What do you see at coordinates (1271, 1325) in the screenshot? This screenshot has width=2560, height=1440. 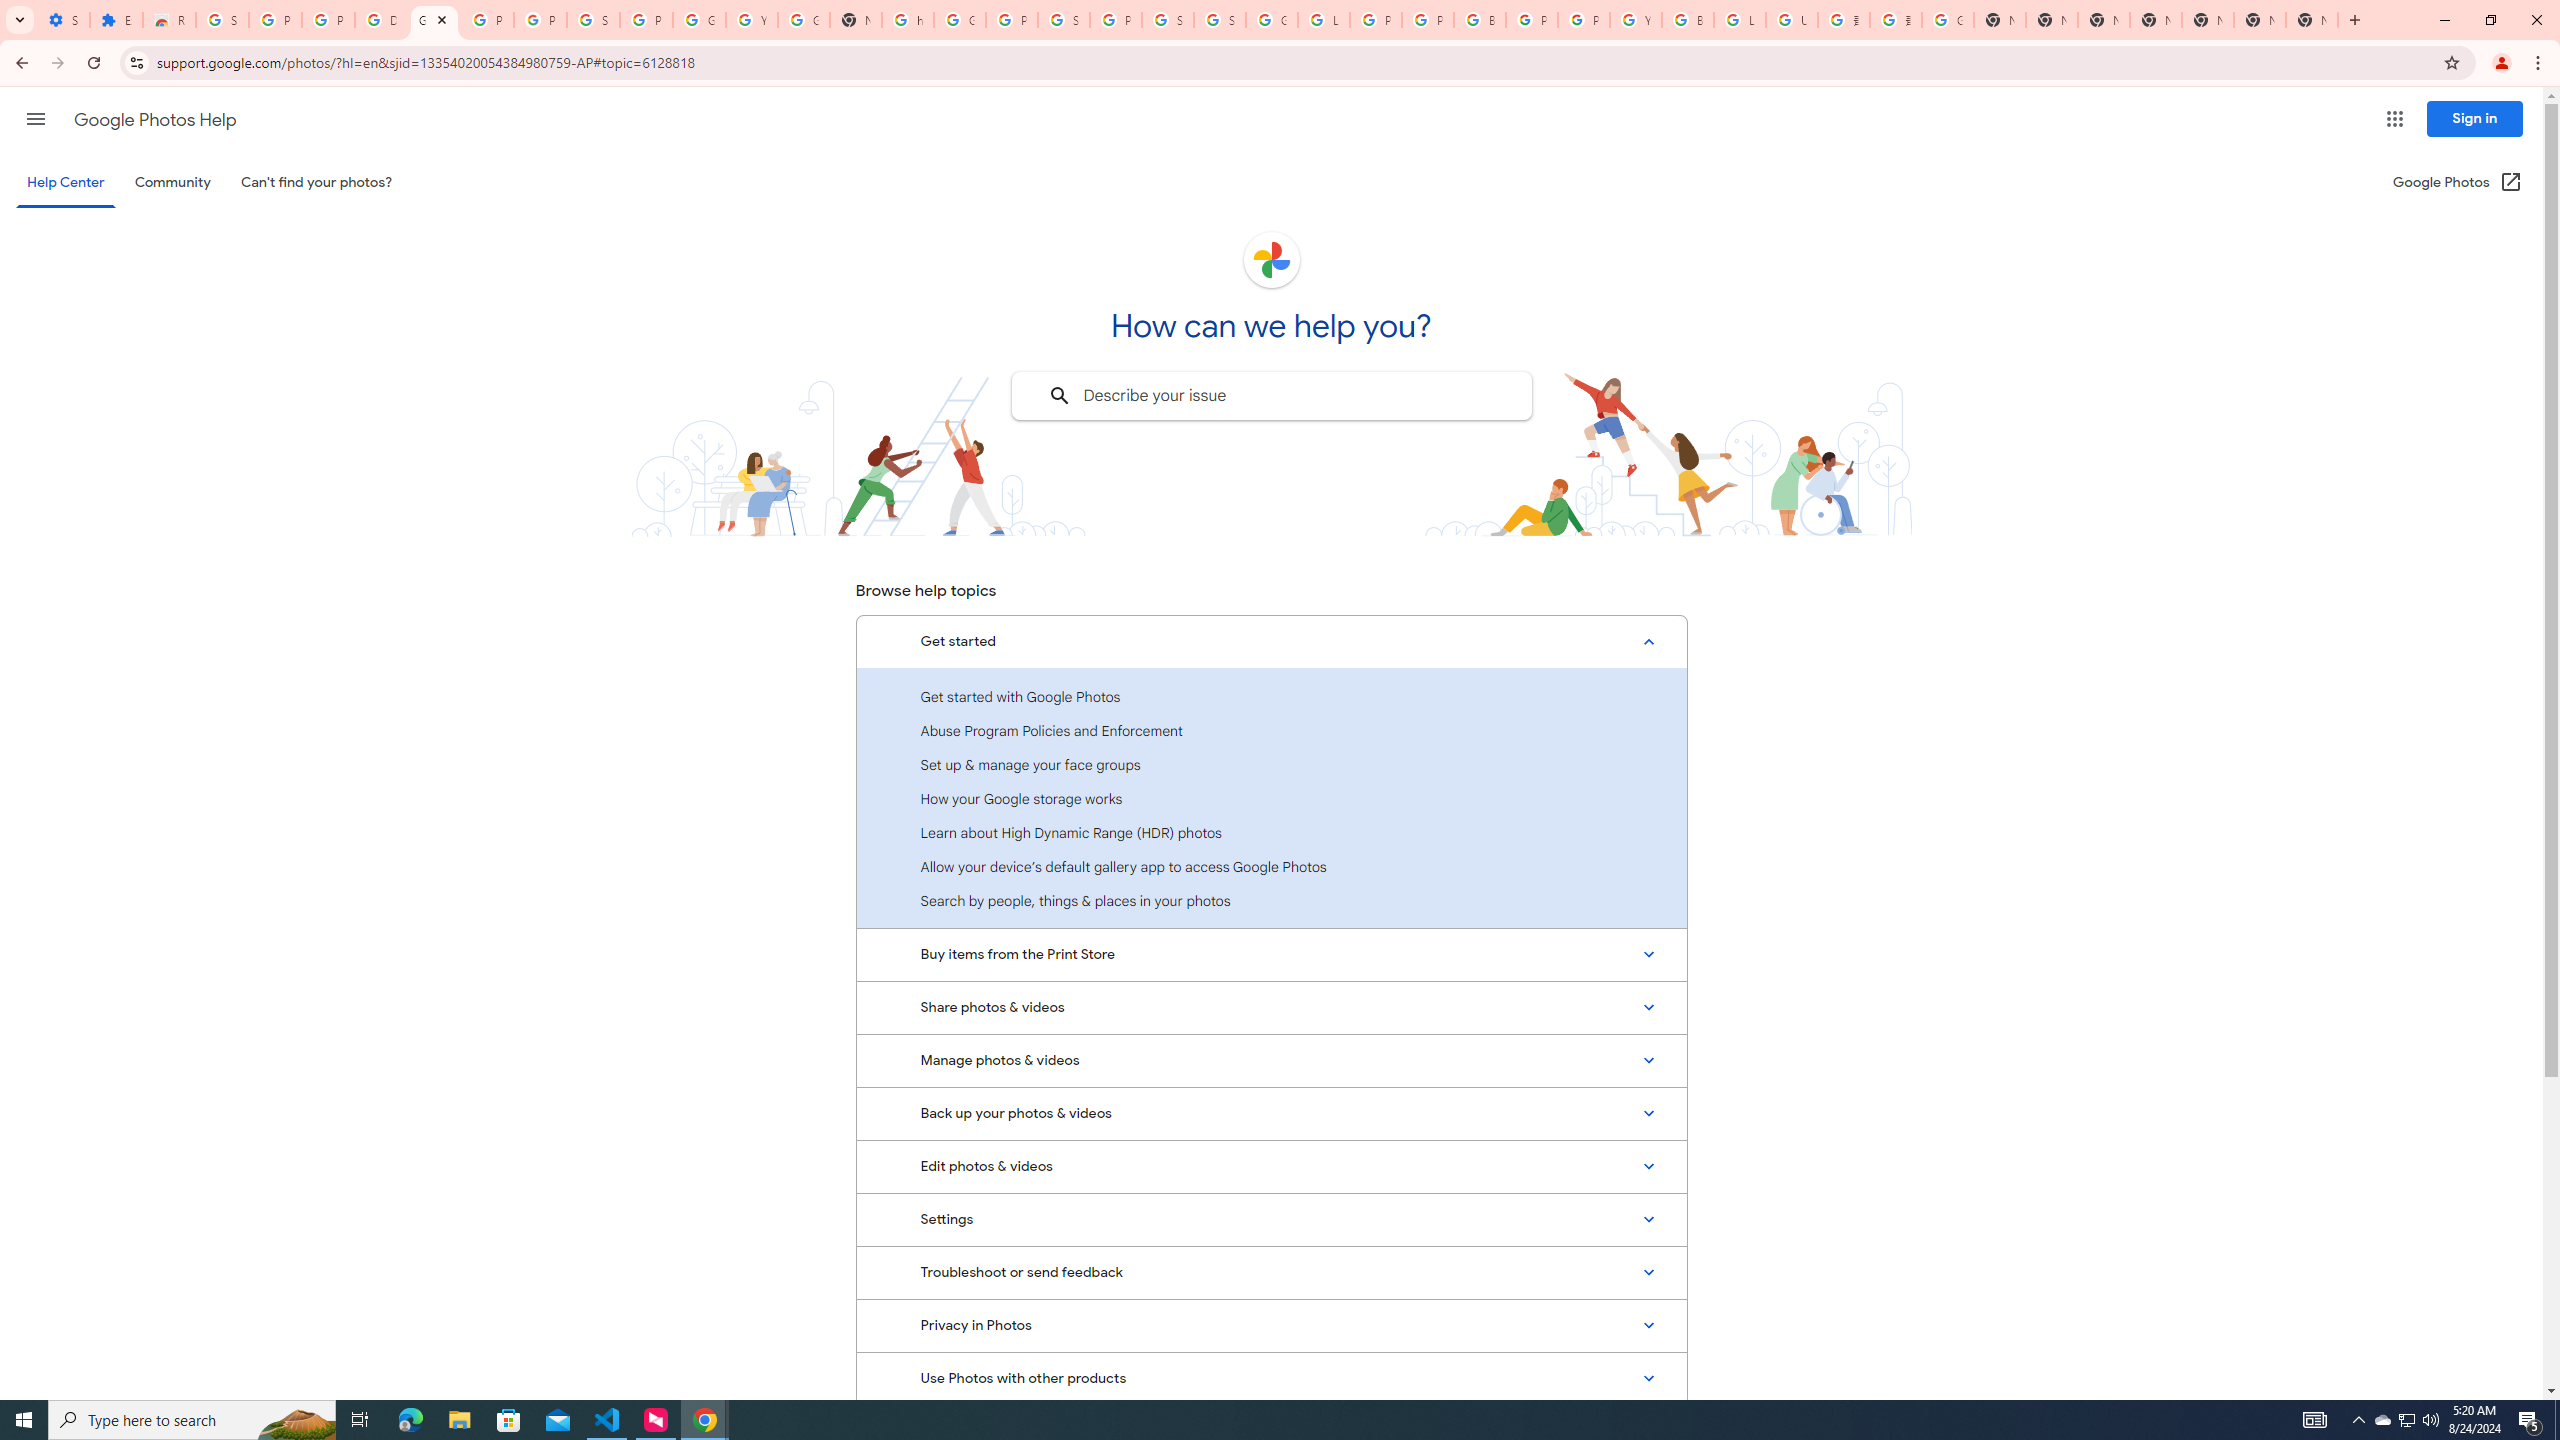 I see `'Privacy in Photos'` at bounding box center [1271, 1325].